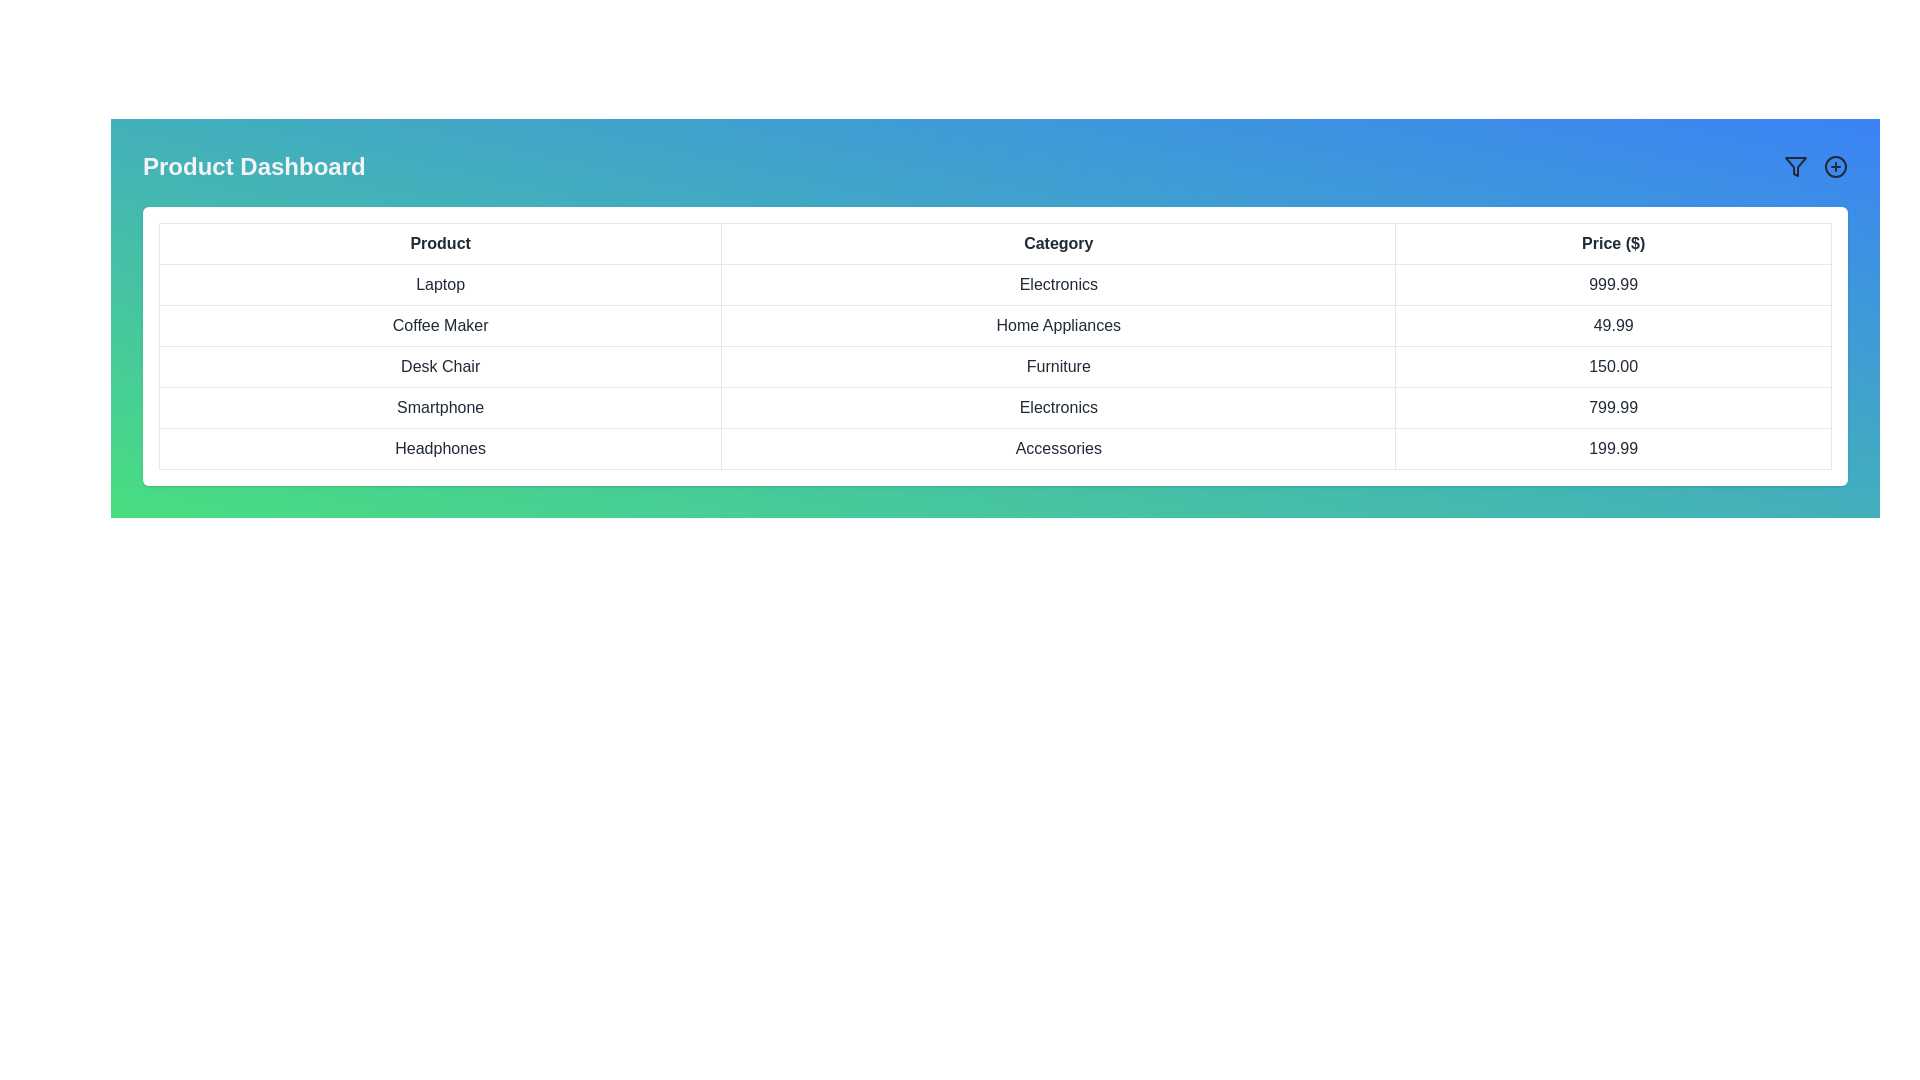  Describe the element at coordinates (1613, 407) in the screenshot. I see `price value displayed in the table cell for the product 'Smartphone' located in the 'Price ($)' column at the fourth row` at that location.